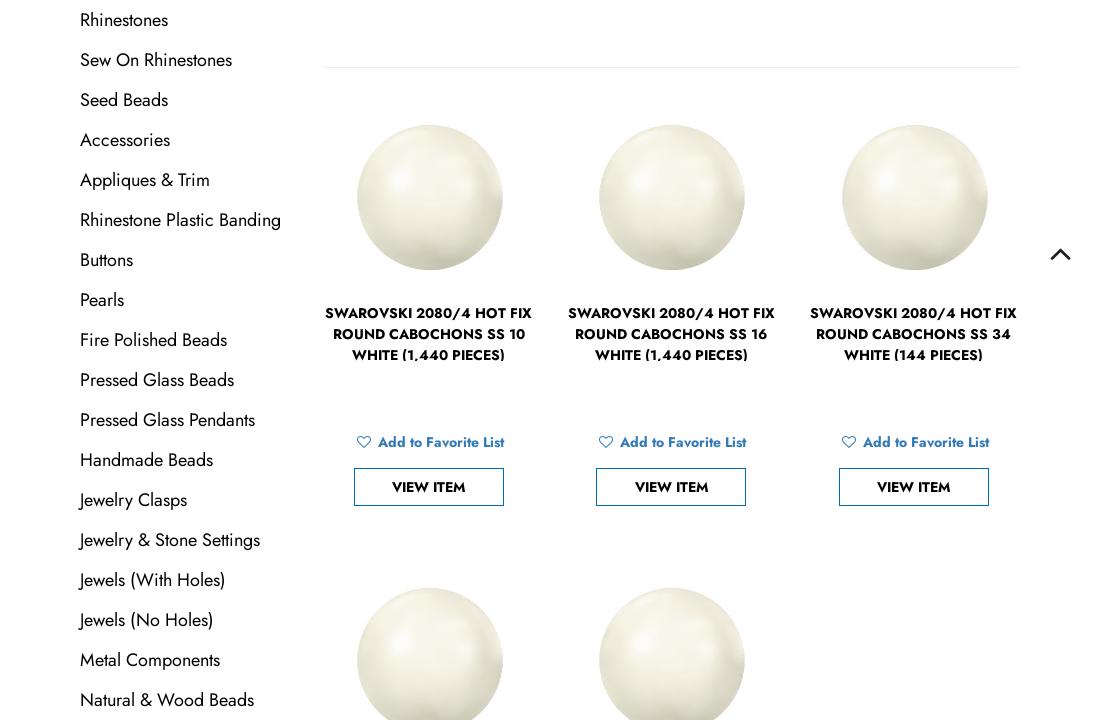 The height and width of the screenshot is (720, 1100). What do you see at coordinates (106, 258) in the screenshot?
I see `'Buttons'` at bounding box center [106, 258].